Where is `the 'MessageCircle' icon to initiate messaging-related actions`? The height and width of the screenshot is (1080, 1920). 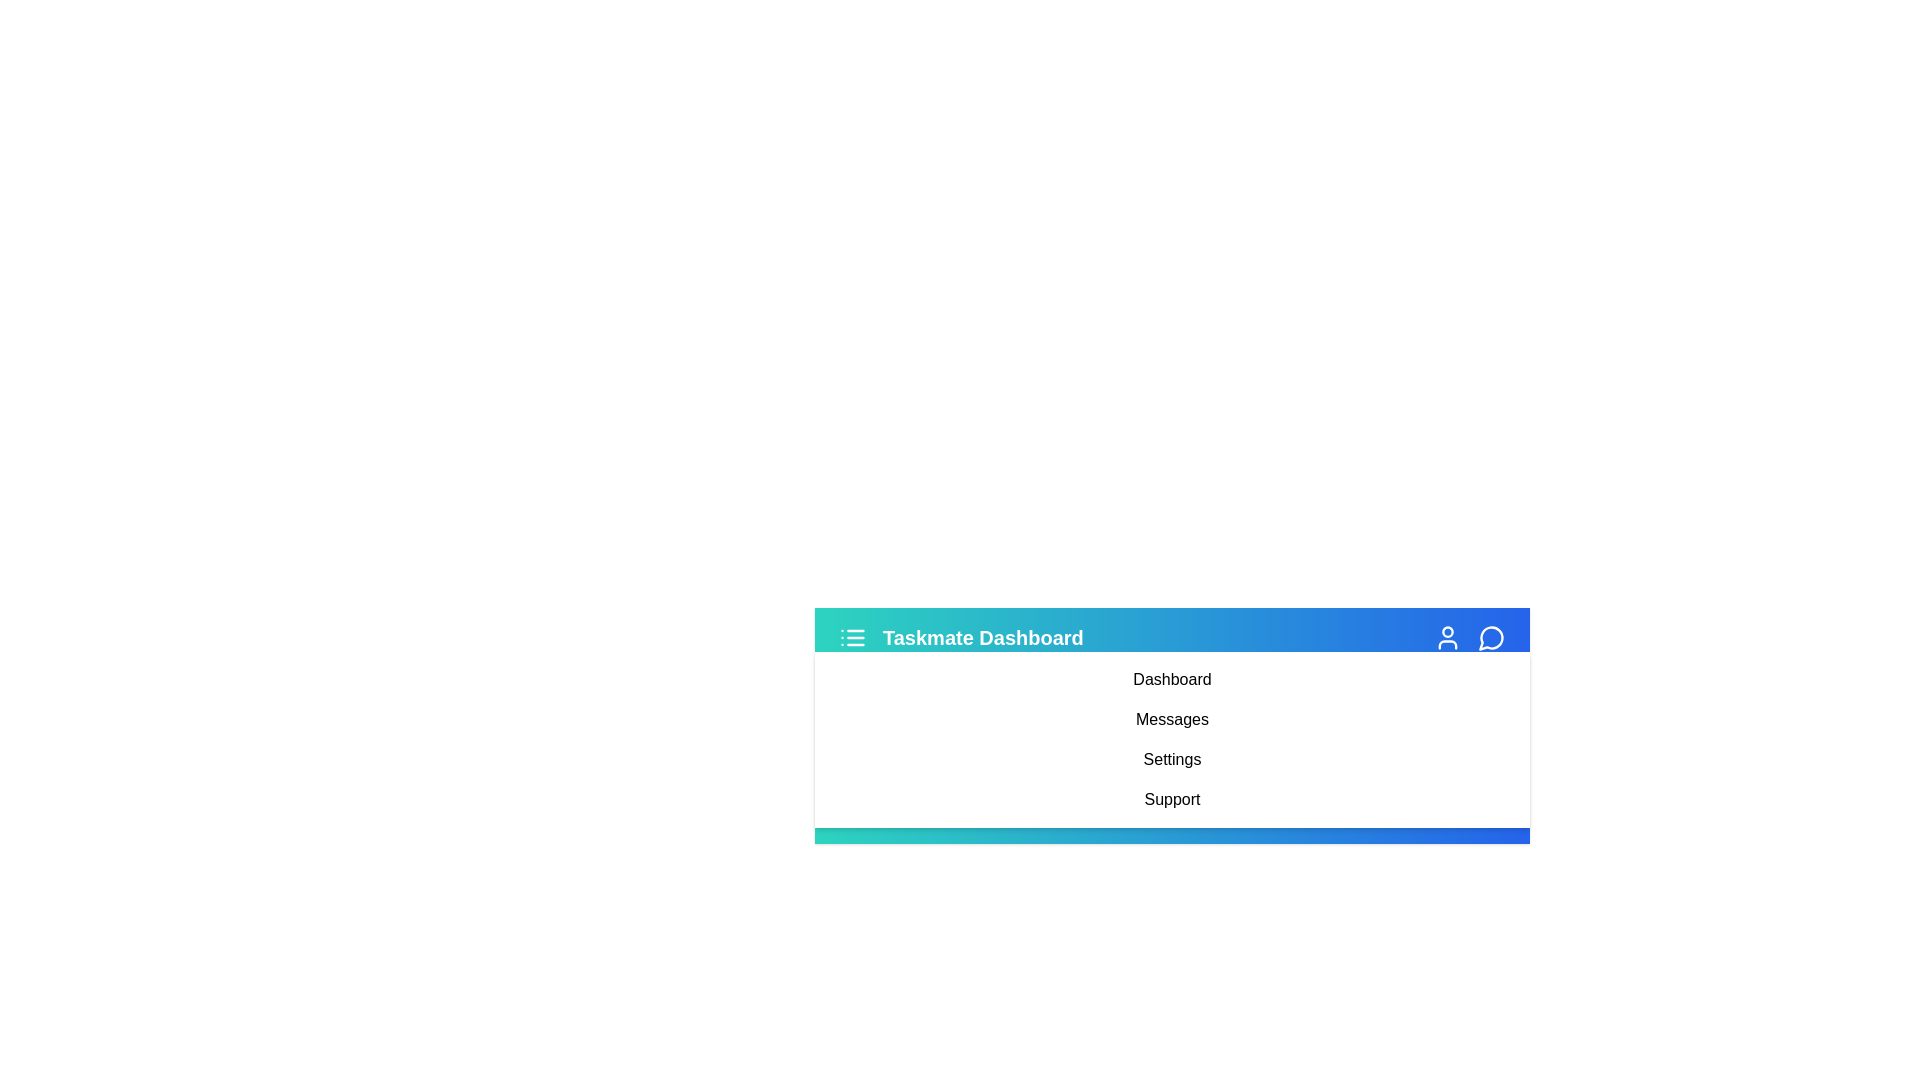 the 'MessageCircle' icon to initiate messaging-related actions is located at coordinates (1492, 637).